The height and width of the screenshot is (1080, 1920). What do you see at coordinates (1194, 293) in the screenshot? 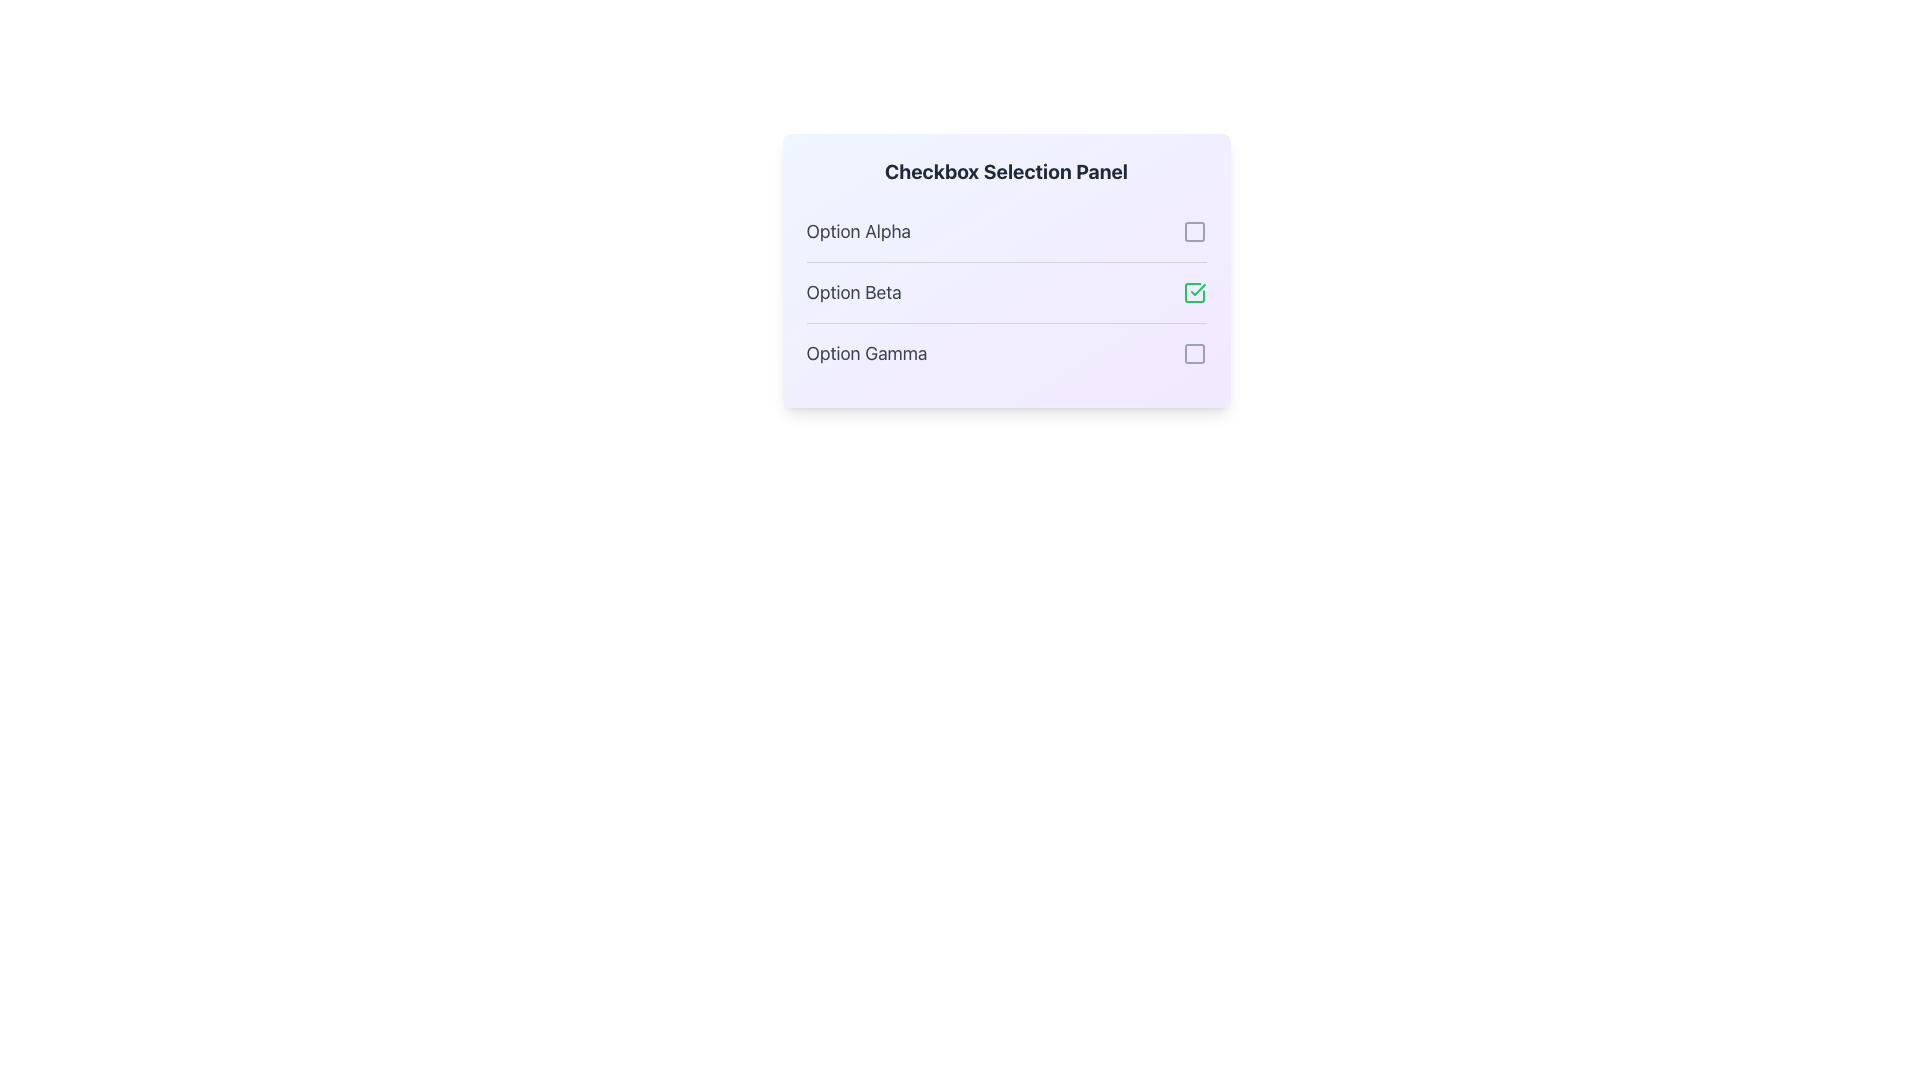
I see `the checkbox to the right of the 'Option Beta' label` at bounding box center [1194, 293].